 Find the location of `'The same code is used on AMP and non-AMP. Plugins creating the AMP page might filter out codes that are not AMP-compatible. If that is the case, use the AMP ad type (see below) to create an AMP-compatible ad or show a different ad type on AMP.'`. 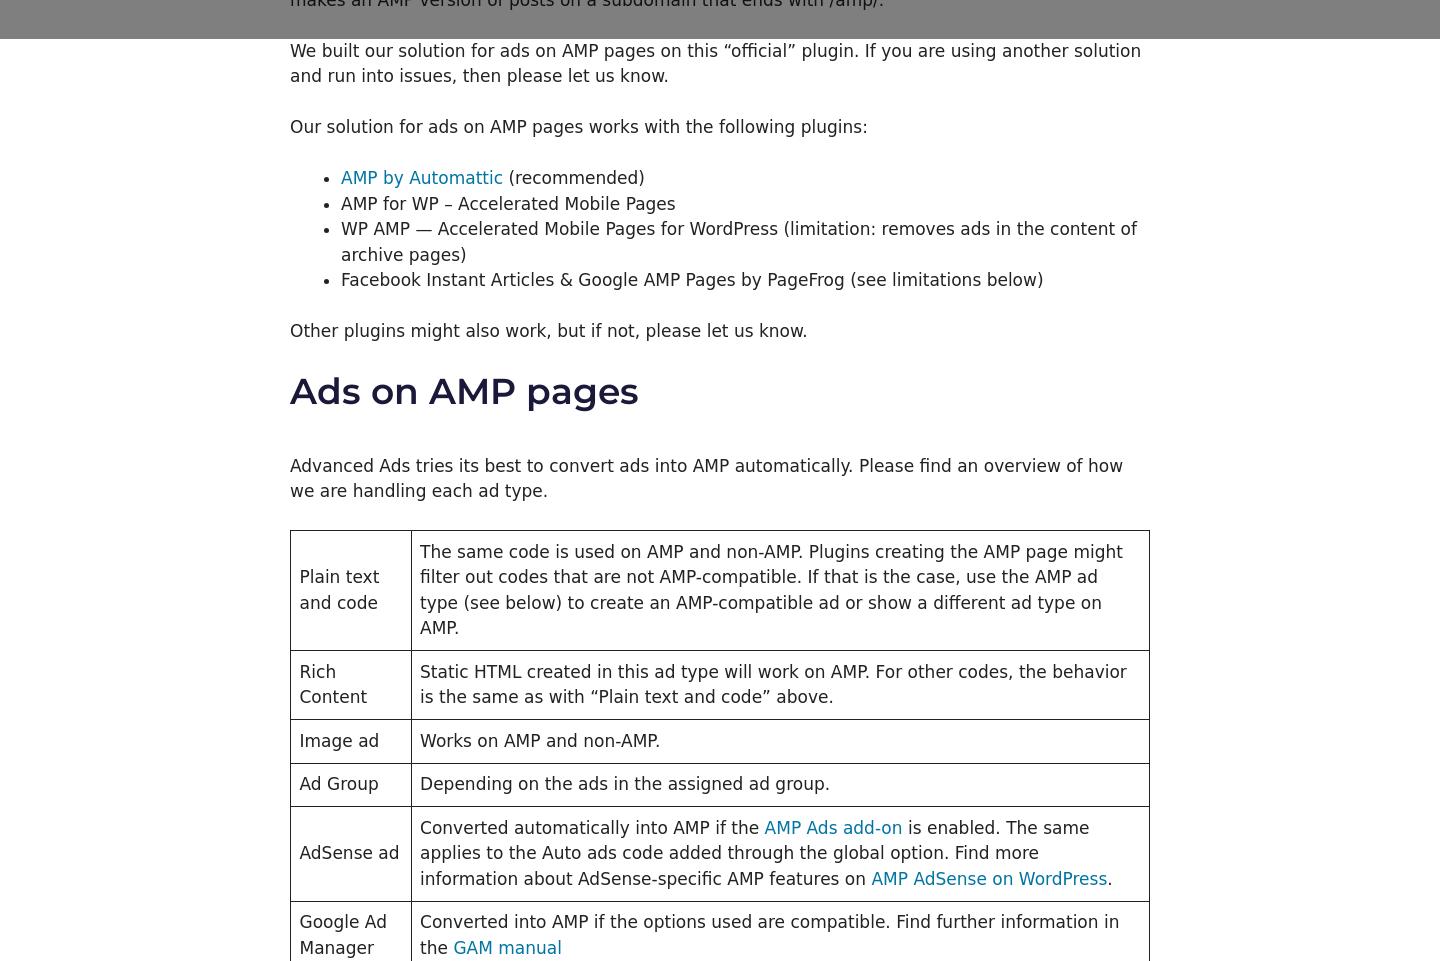

'The same code is used on AMP and non-AMP. Plugins creating the AMP page might filter out codes that are not AMP-compatible. If that is the case, use the AMP ad type (see below) to create an AMP-compatible ad or show a different ad type on AMP.' is located at coordinates (769, 589).